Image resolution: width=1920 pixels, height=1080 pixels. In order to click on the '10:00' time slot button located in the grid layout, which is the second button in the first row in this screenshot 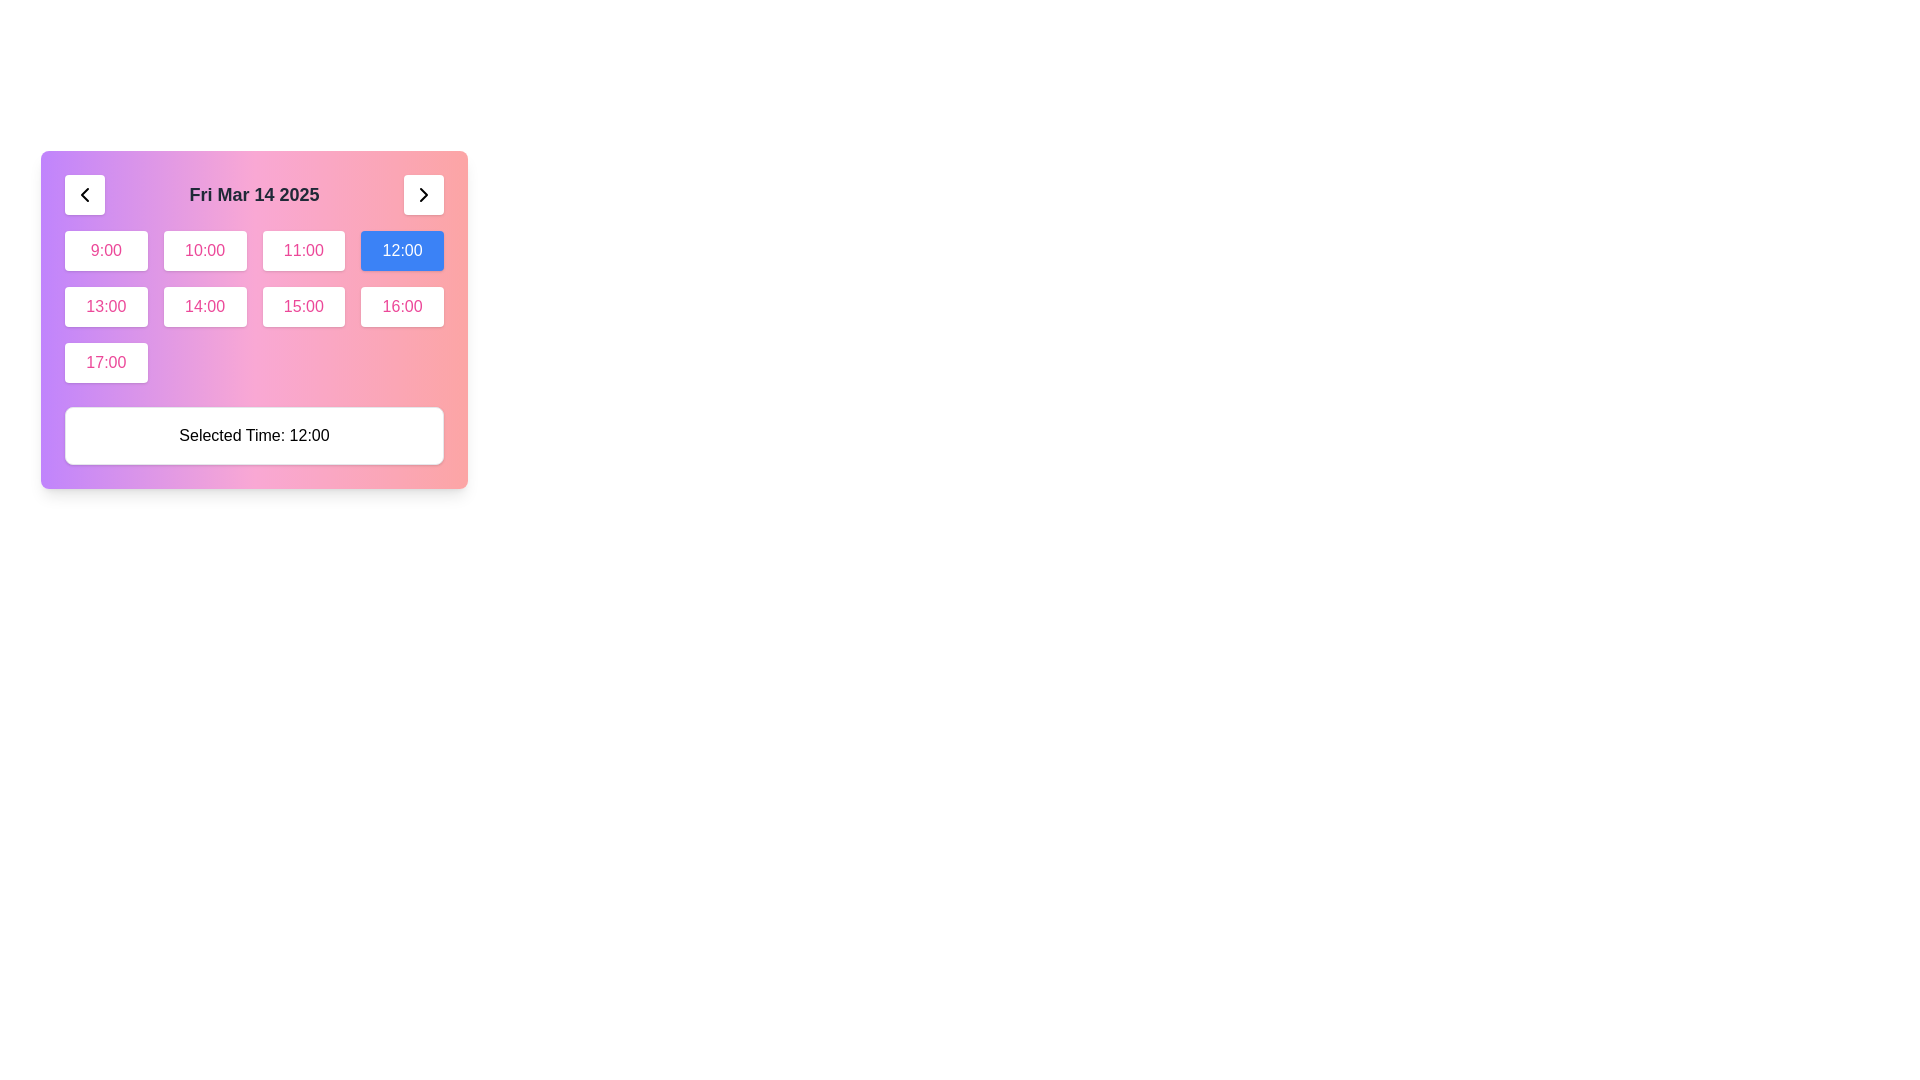, I will do `click(205, 249)`.